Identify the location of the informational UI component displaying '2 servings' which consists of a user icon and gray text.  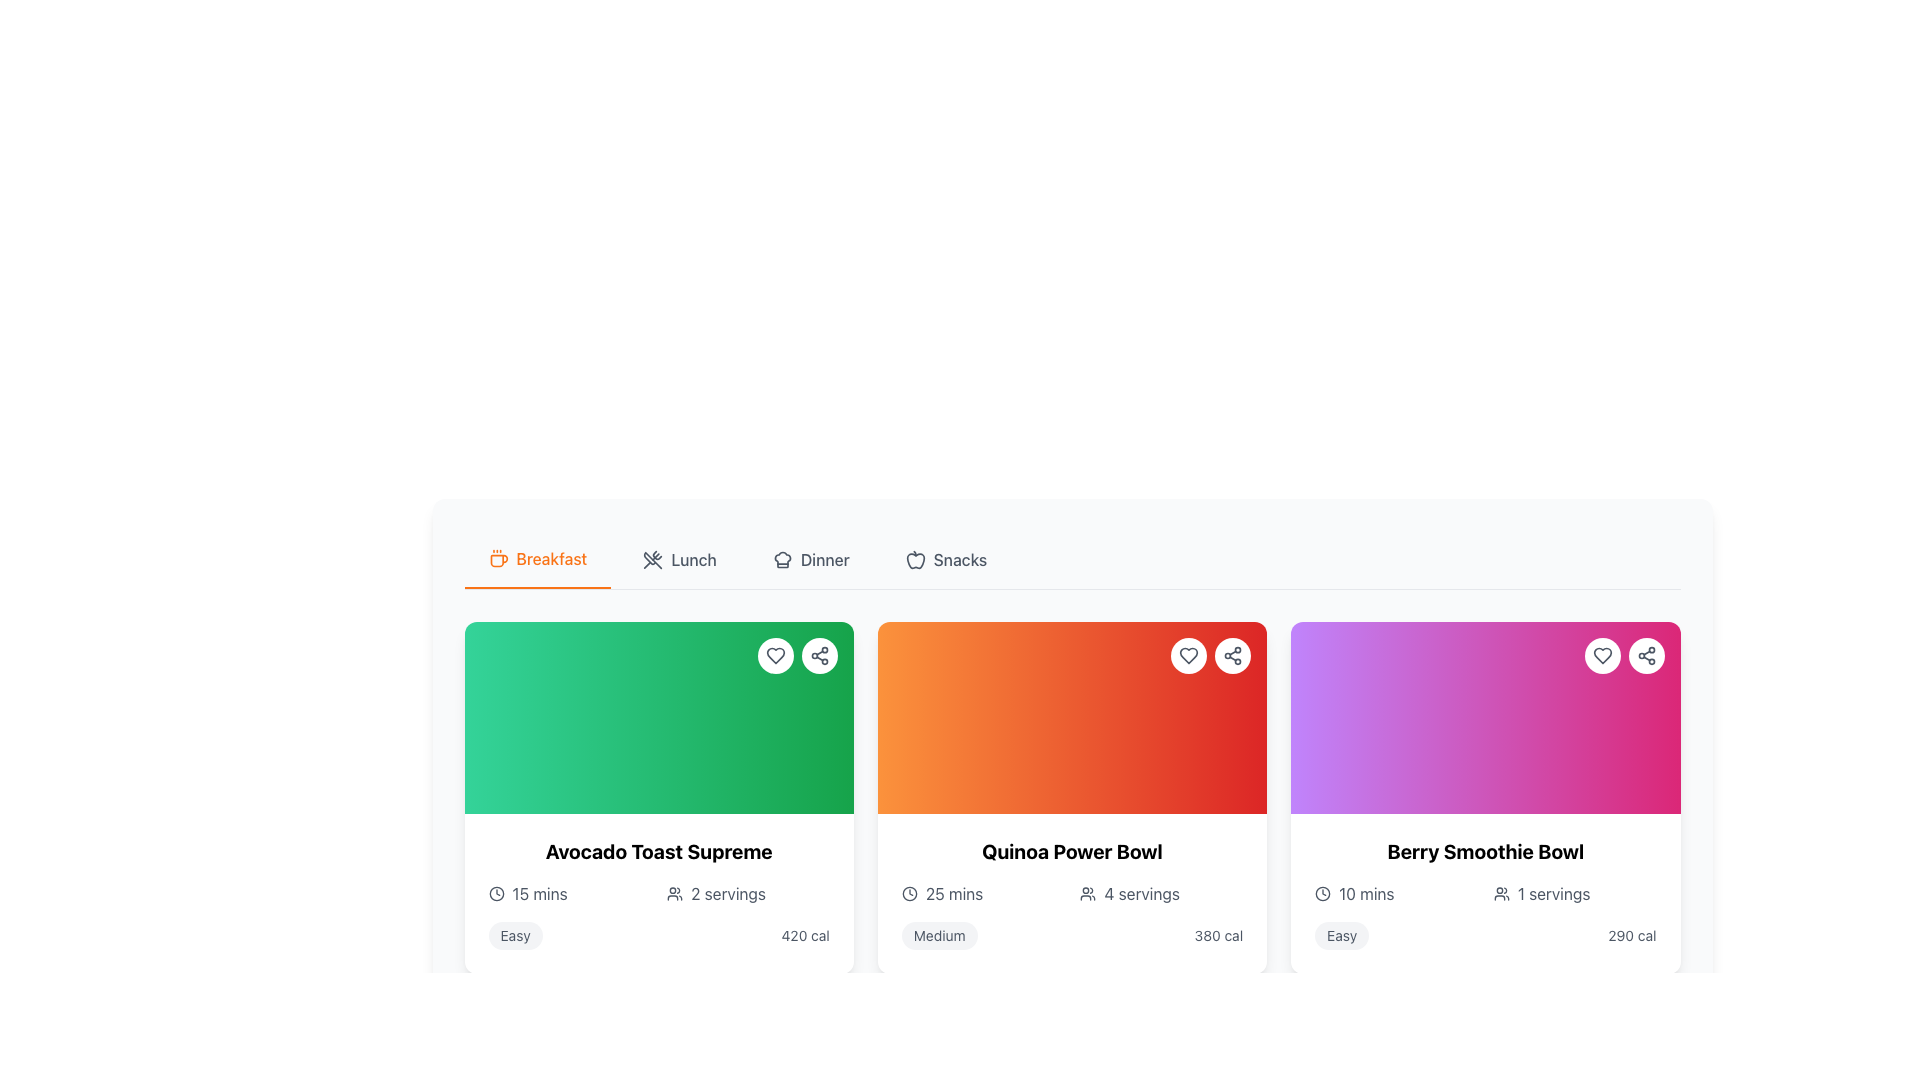
(747, 893).